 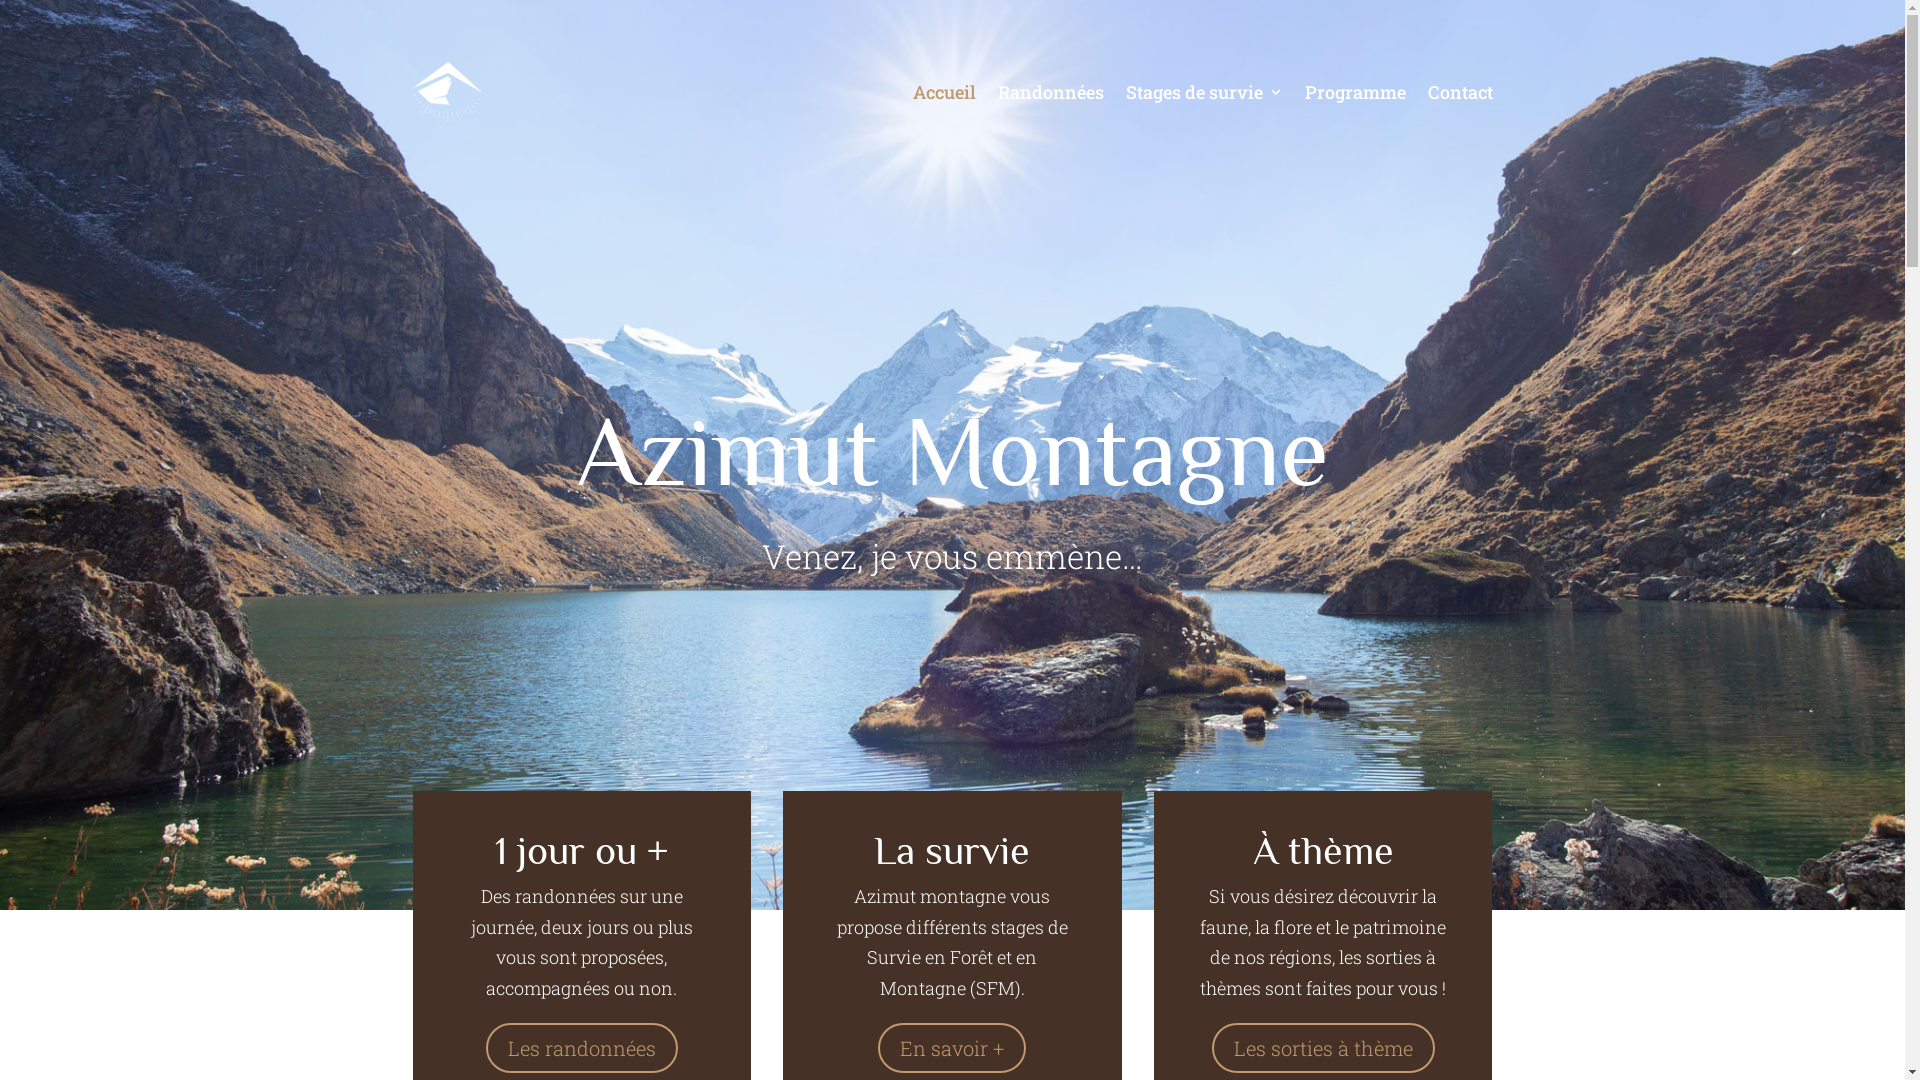 I want to click on 'Contact', so click(x=1460, y=92).